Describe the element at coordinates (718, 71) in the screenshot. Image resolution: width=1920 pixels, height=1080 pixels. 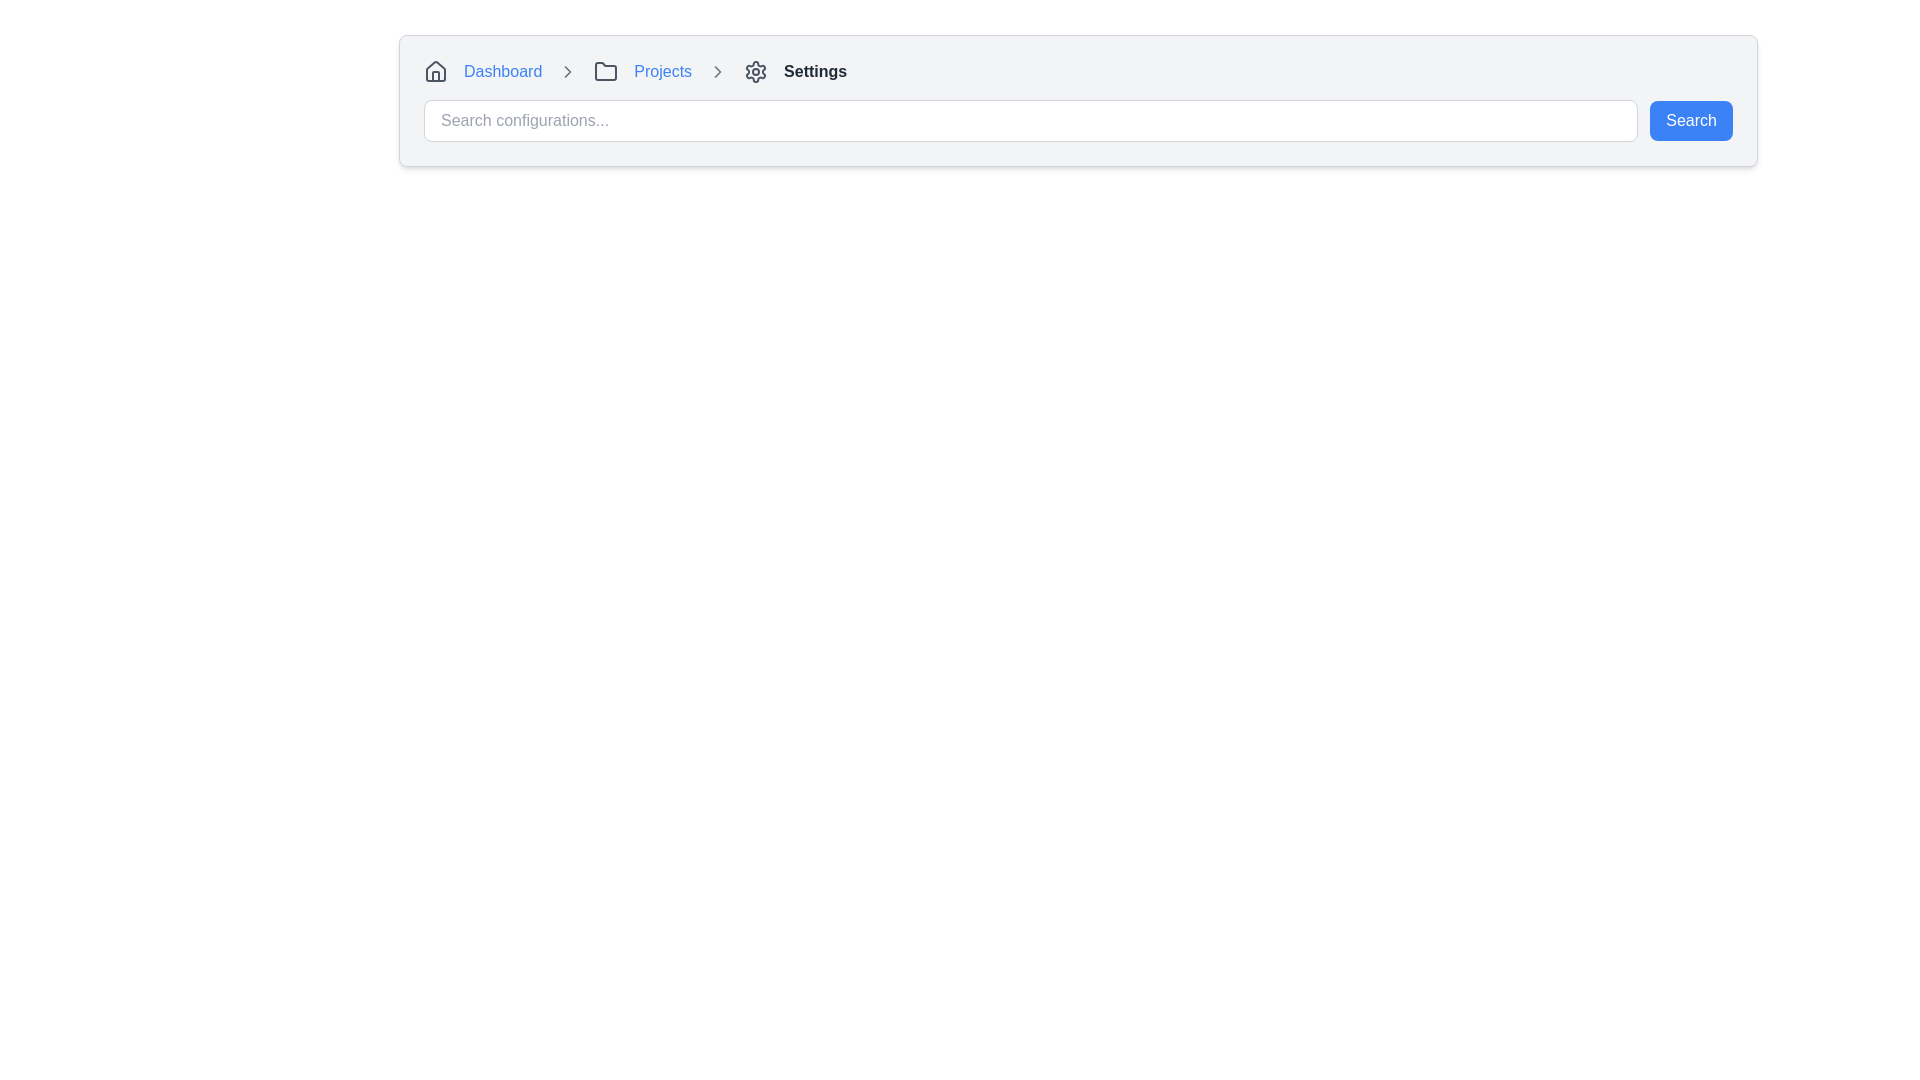
I see `the visual separator icon in the breadcrumb navigation, which indicates hierarchy between the 'Projects' and 'Settings' links` at that location.